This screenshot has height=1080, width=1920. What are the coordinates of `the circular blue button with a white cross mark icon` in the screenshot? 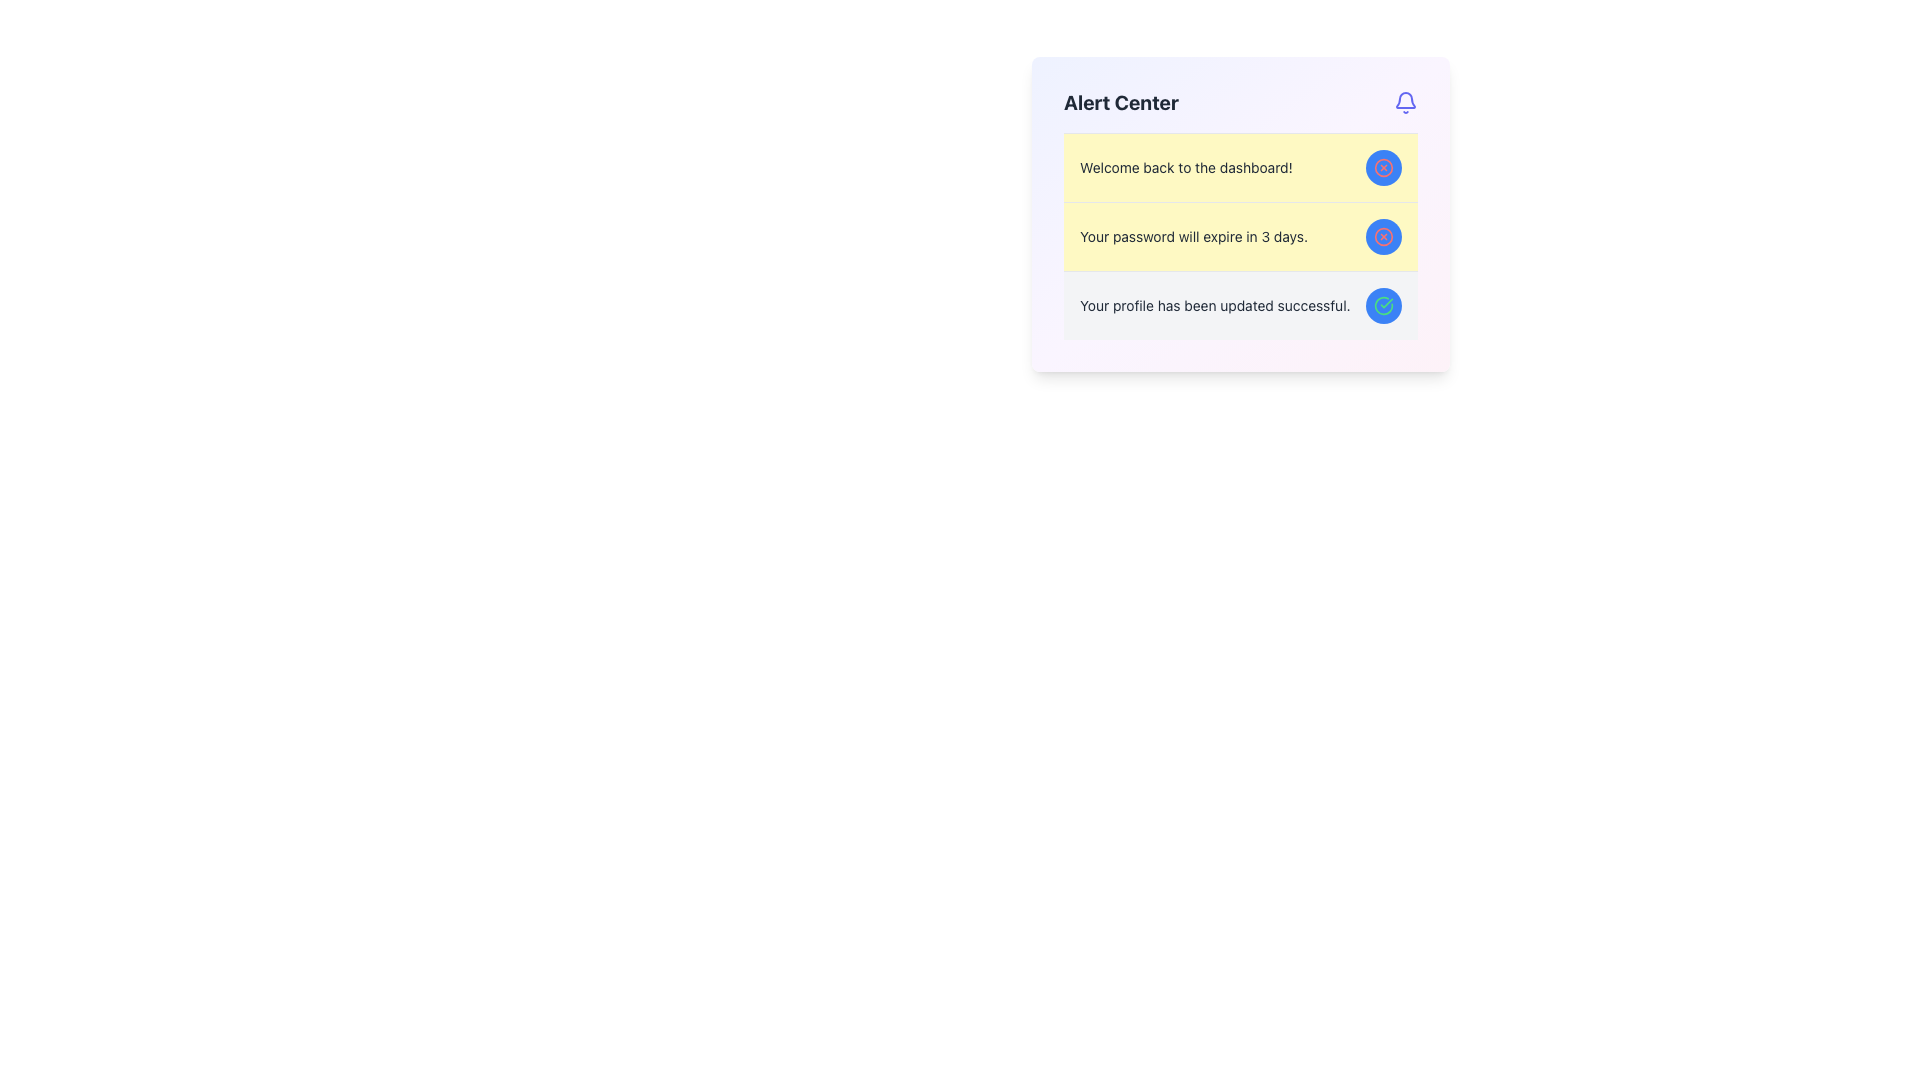 It's located at (1382, 235).